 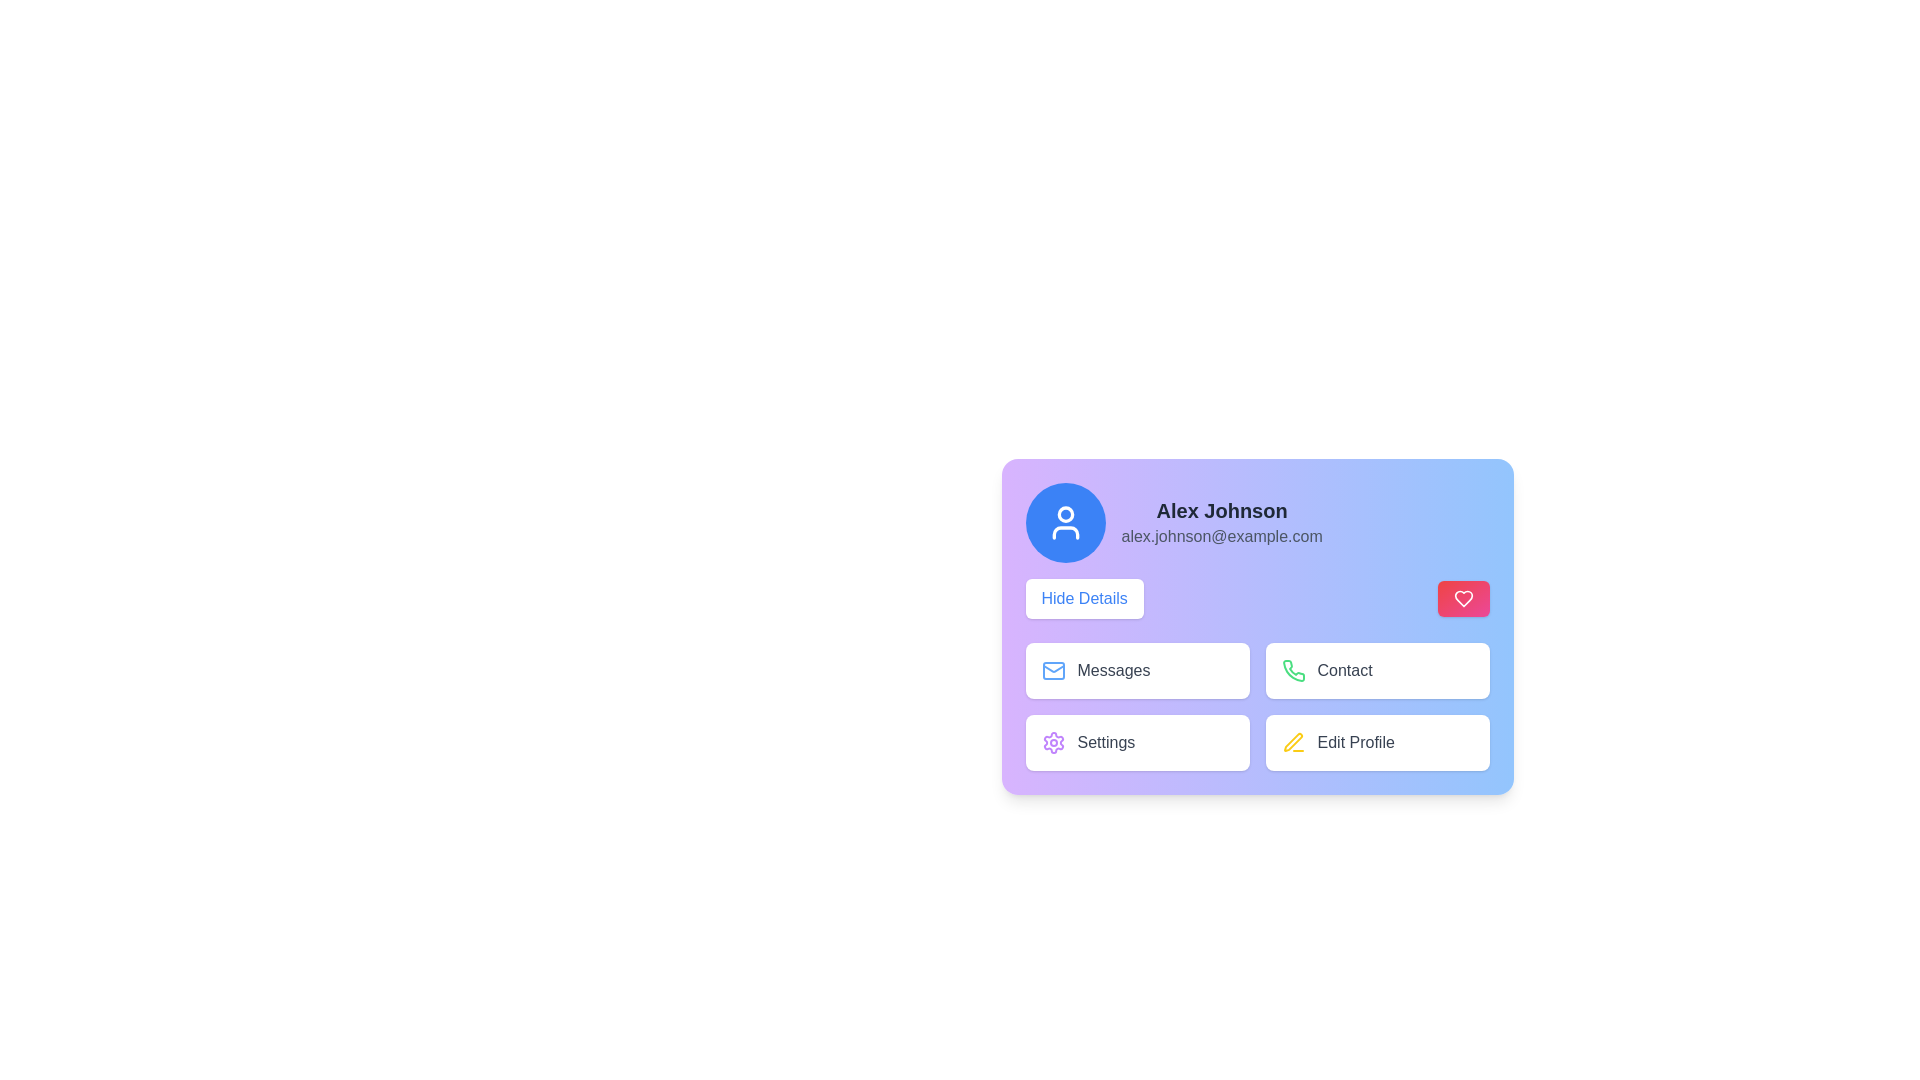 I want to click on the SVG icon of a phone with a green stroke, located to the left of the 'Contact' button in the user interface card, so click(x=1293, y=671).